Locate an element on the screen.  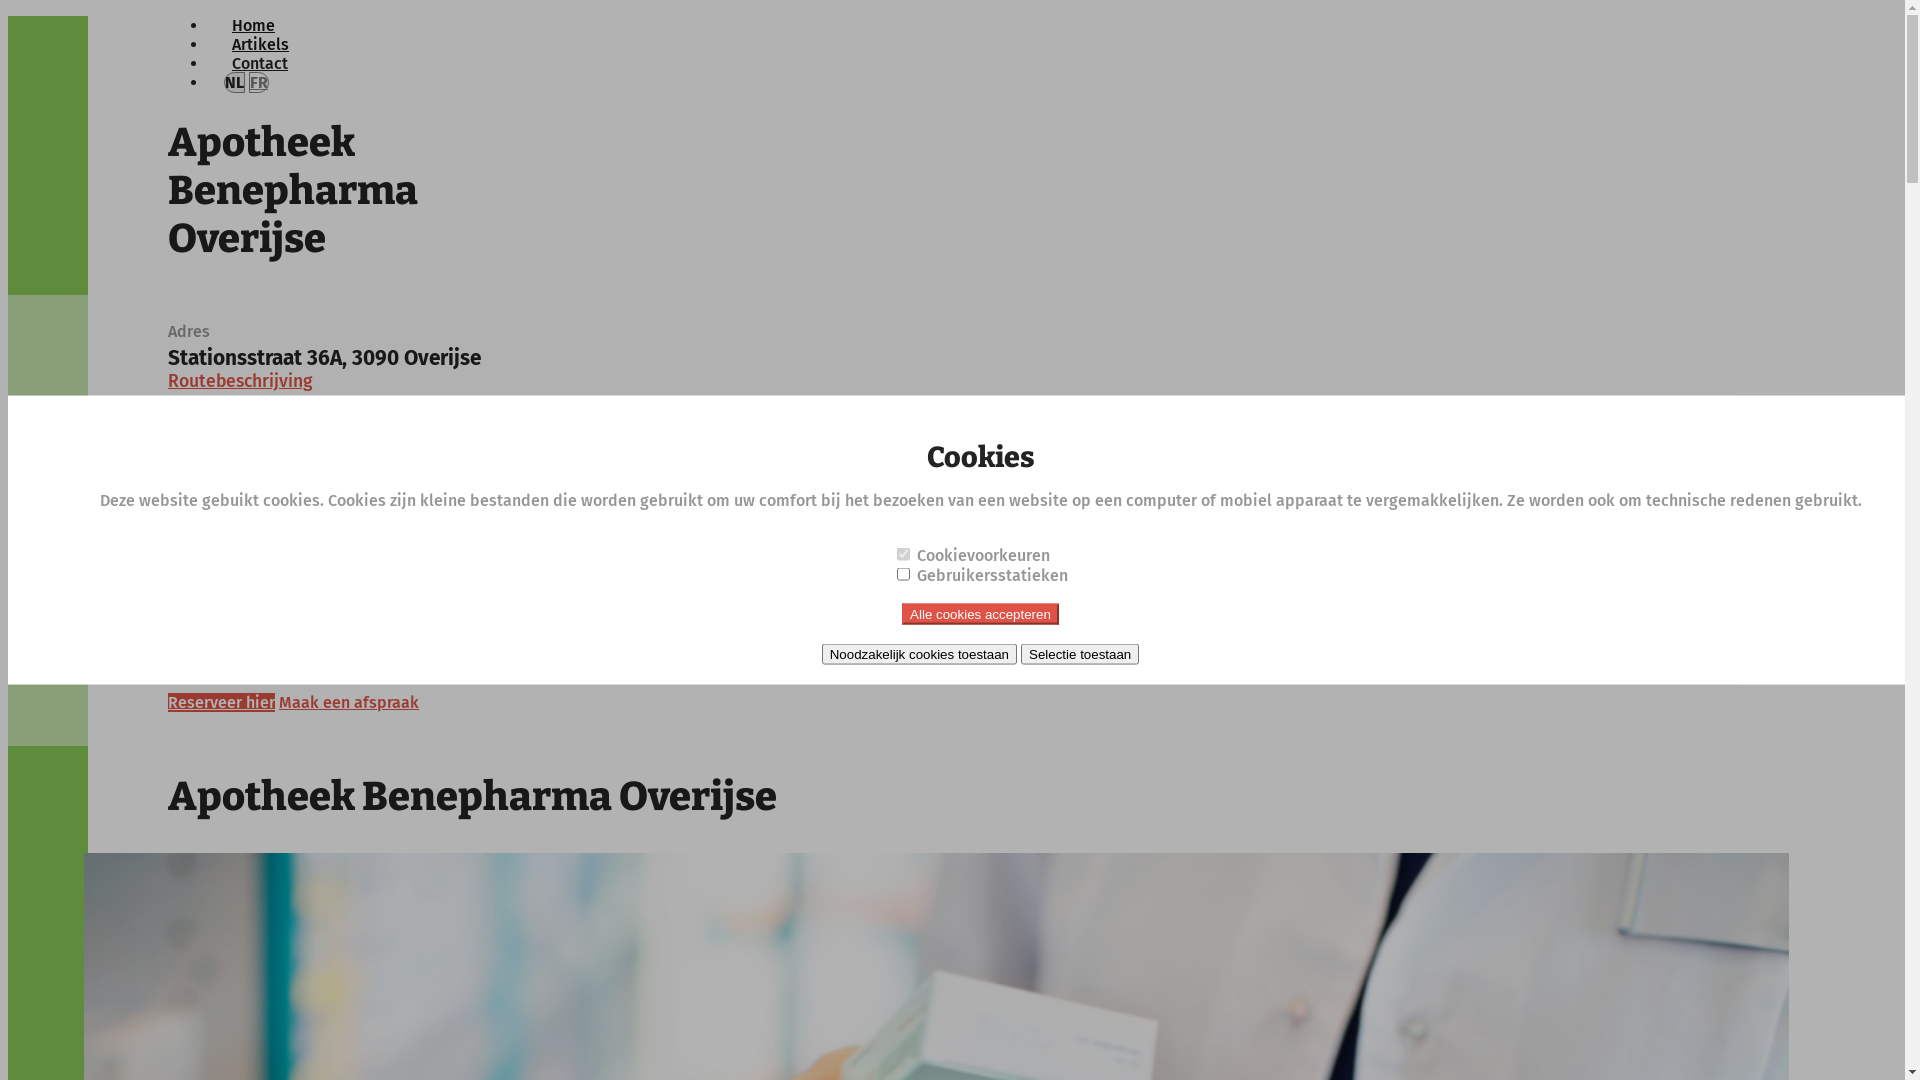
'Noodzakelijk cookies toestaan' is located at coordinates (821, 653).